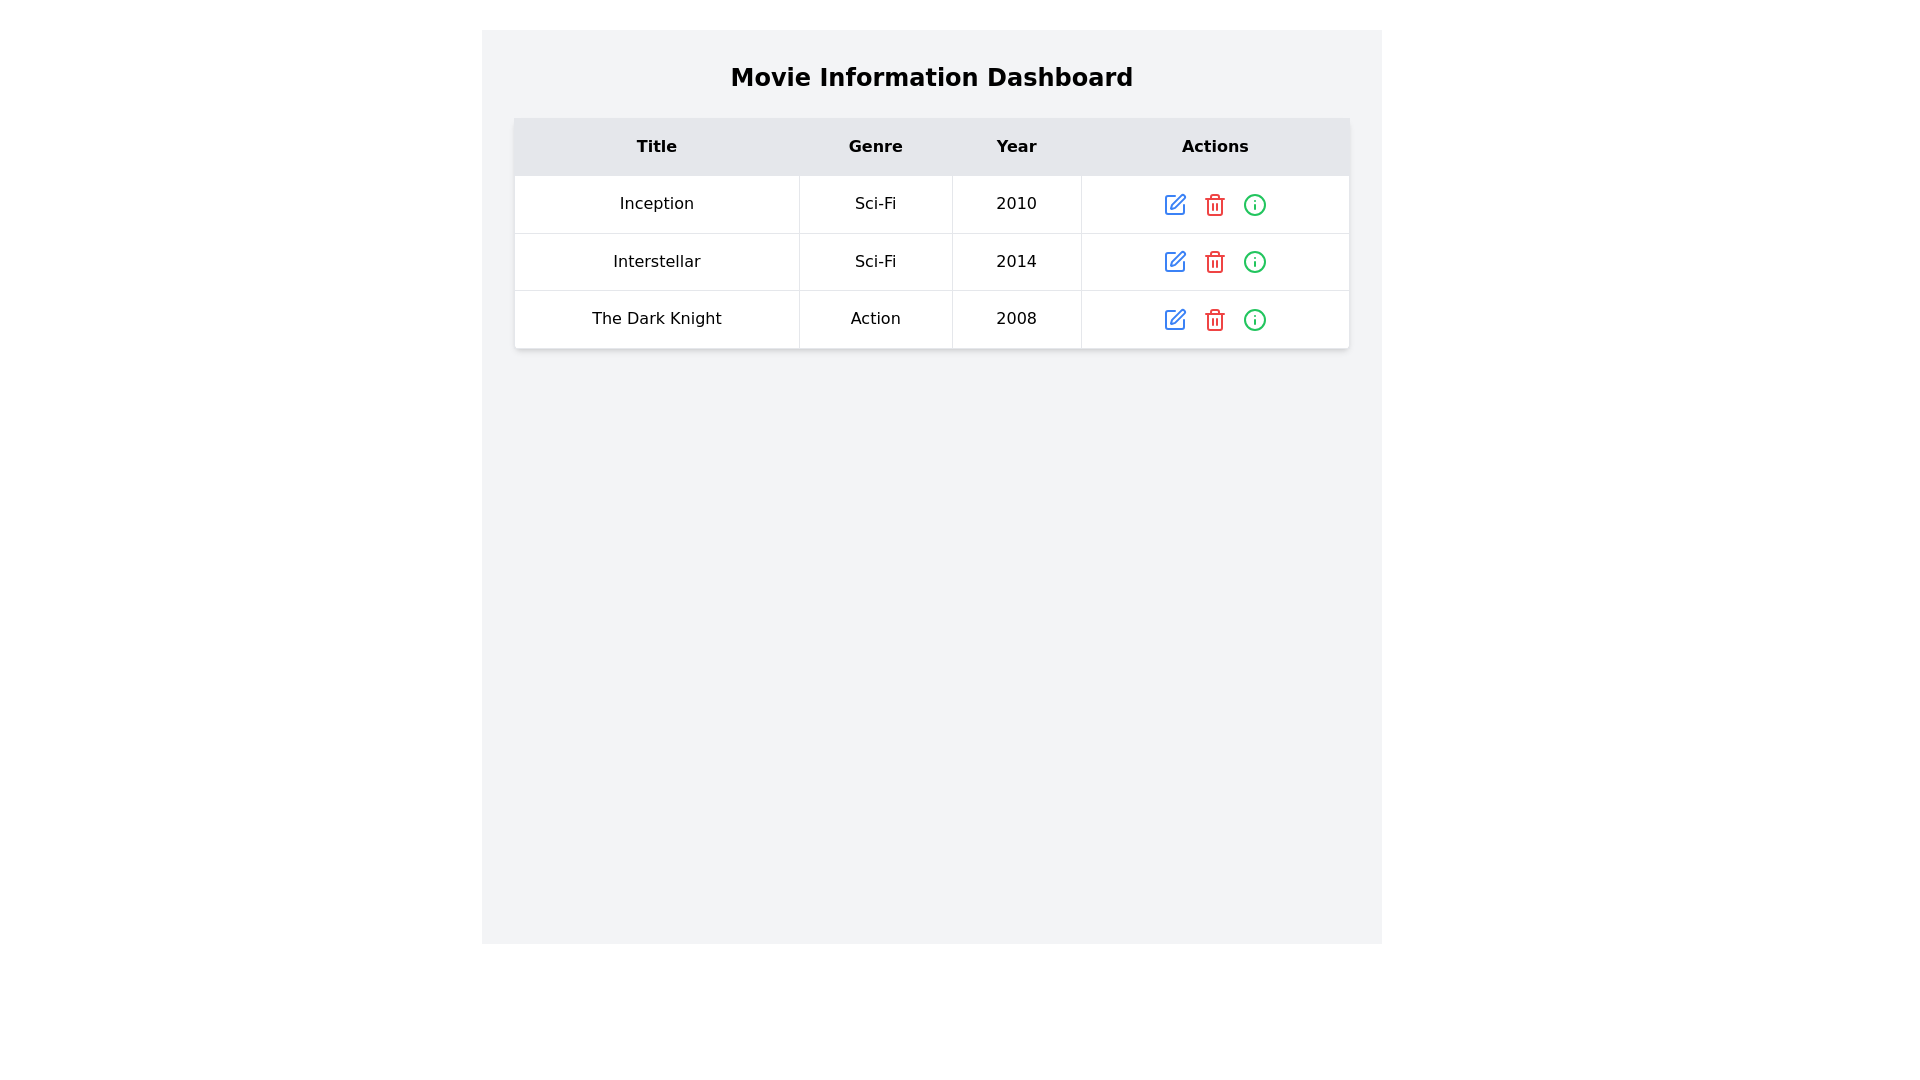  Describe the element at coordinates (1175, 261) in the screenshot. I see `the 'Edit' action button located in the 'Actions' column of the second row in the table to initiate editing` at that location.